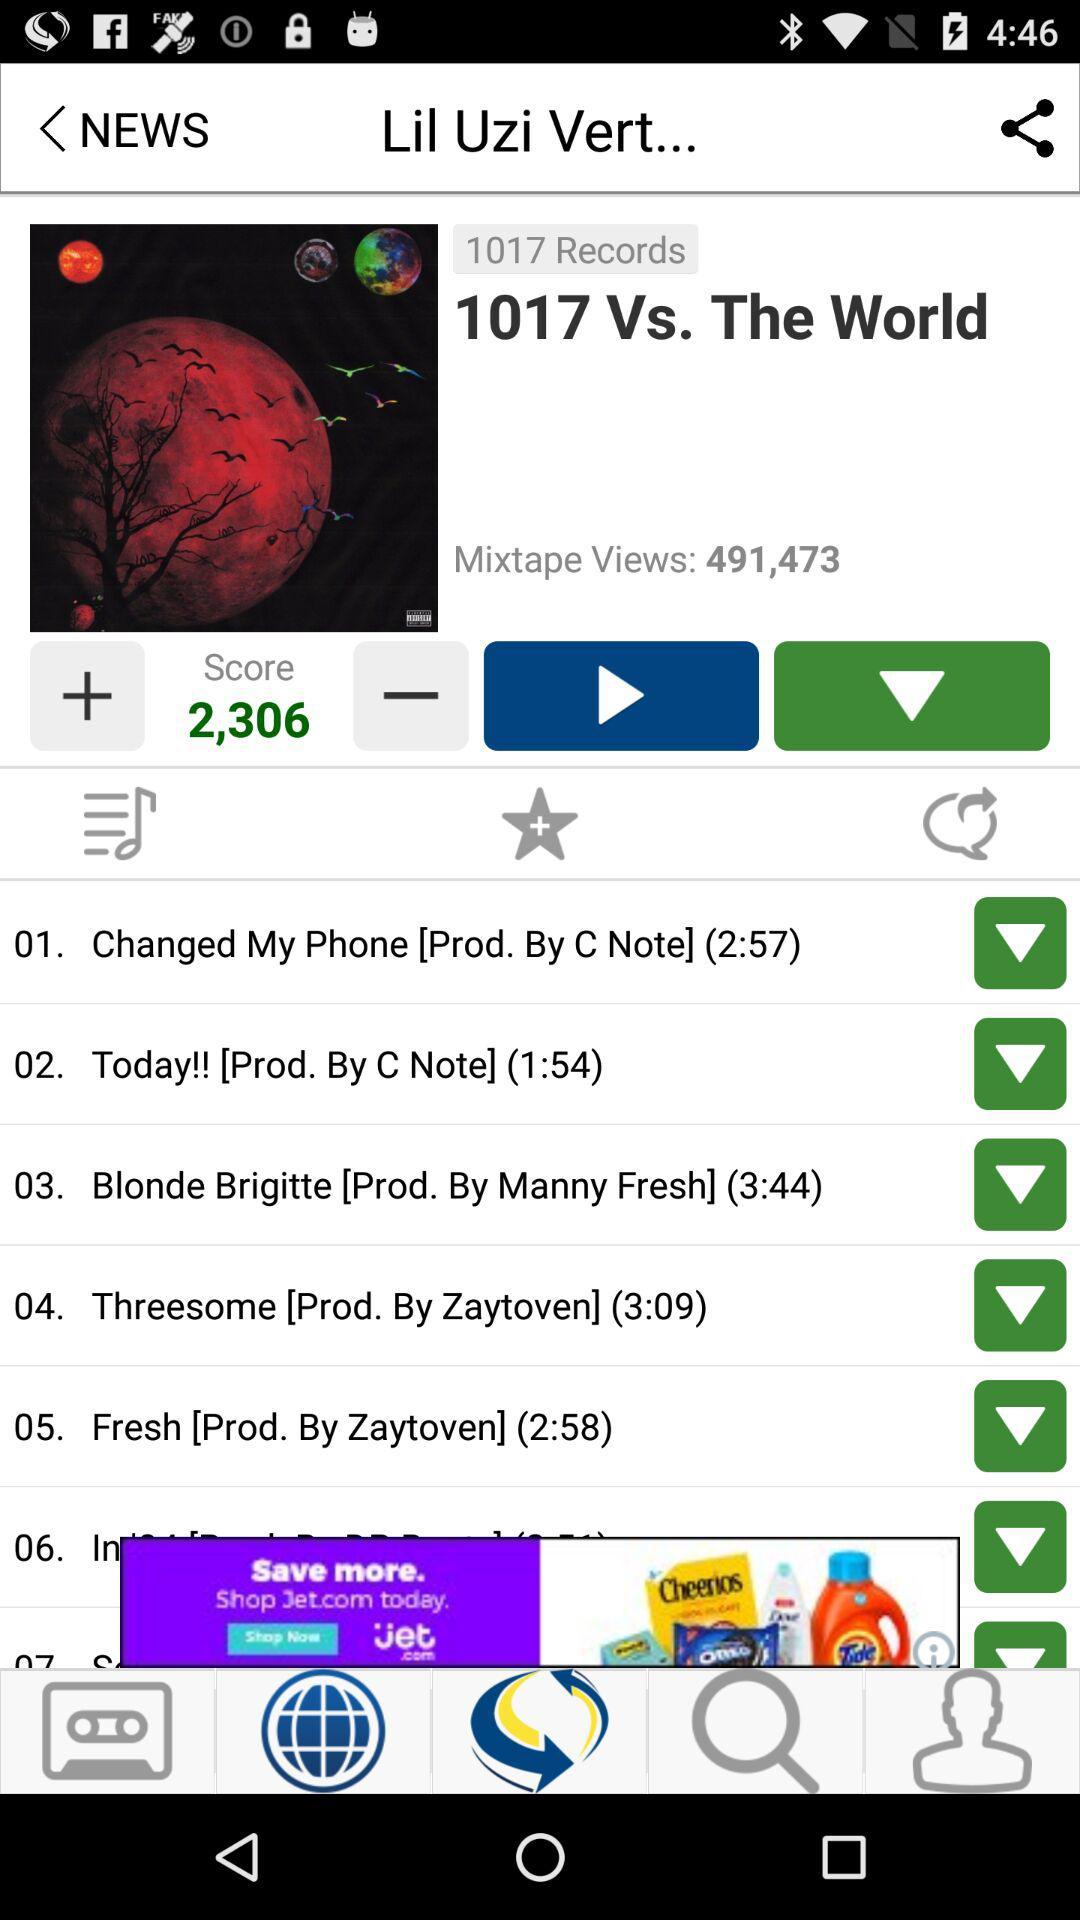  Describe the element at coordinates (540, 1602) in the screenshot. I see `share the article` at that location.